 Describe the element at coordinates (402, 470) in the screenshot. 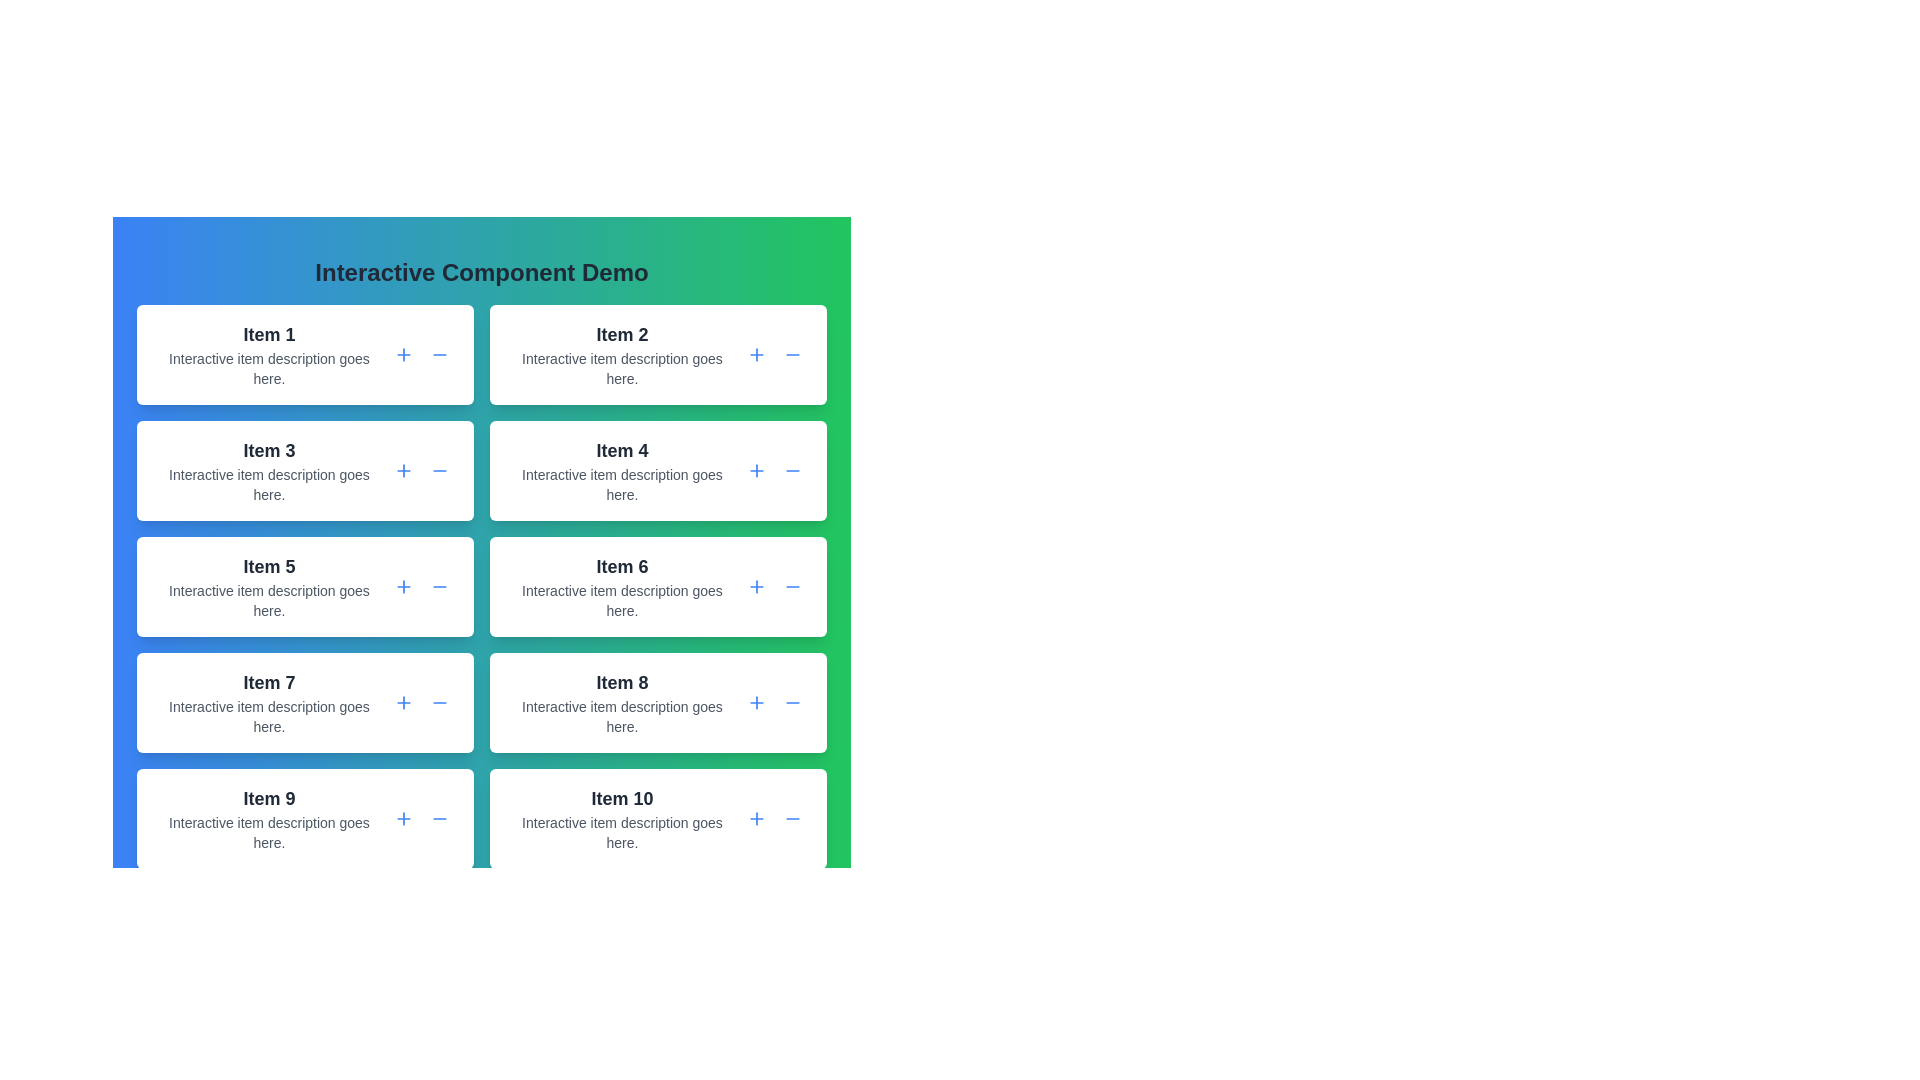

I see `the first button inside the 'Item 3' panel` at that location.